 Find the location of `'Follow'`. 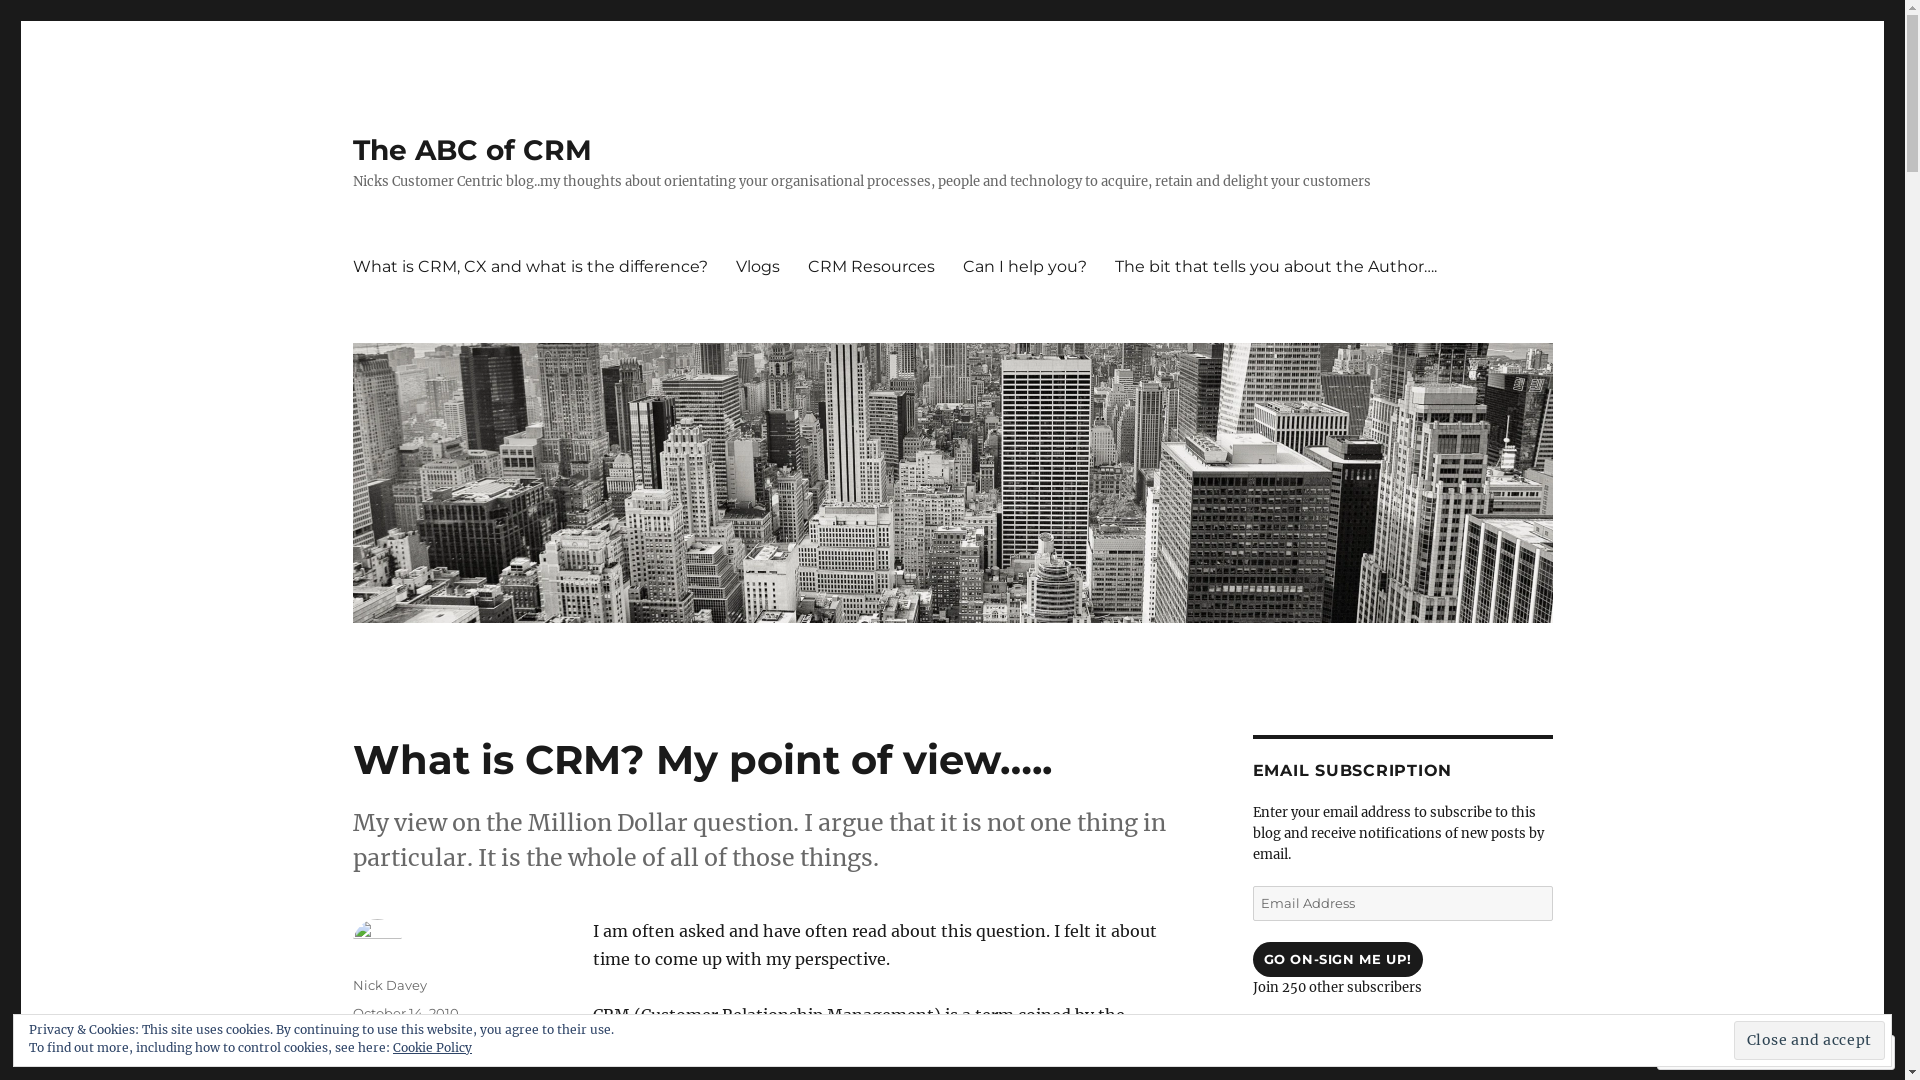

'Follow' is located at coordinates (1772, 1051).